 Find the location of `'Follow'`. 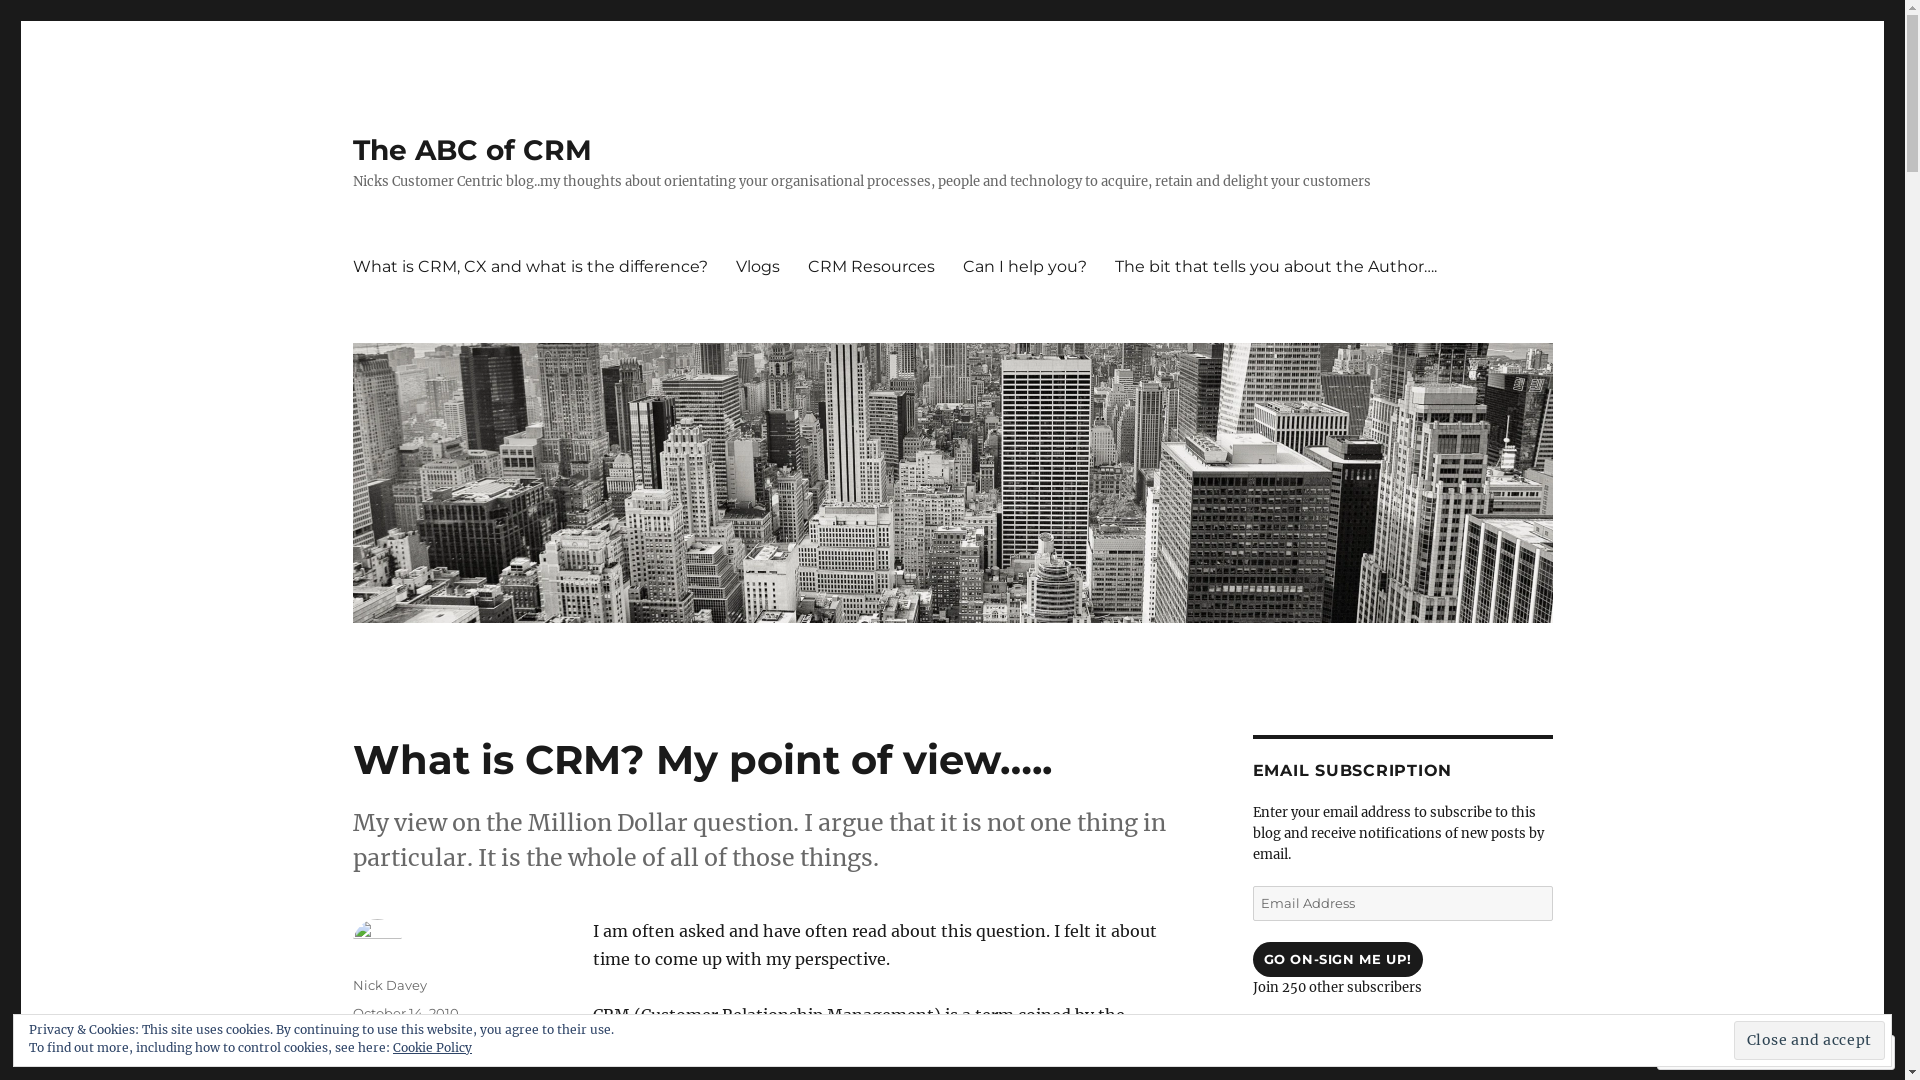

'Follow' is located at coordinates (1772, 1051).